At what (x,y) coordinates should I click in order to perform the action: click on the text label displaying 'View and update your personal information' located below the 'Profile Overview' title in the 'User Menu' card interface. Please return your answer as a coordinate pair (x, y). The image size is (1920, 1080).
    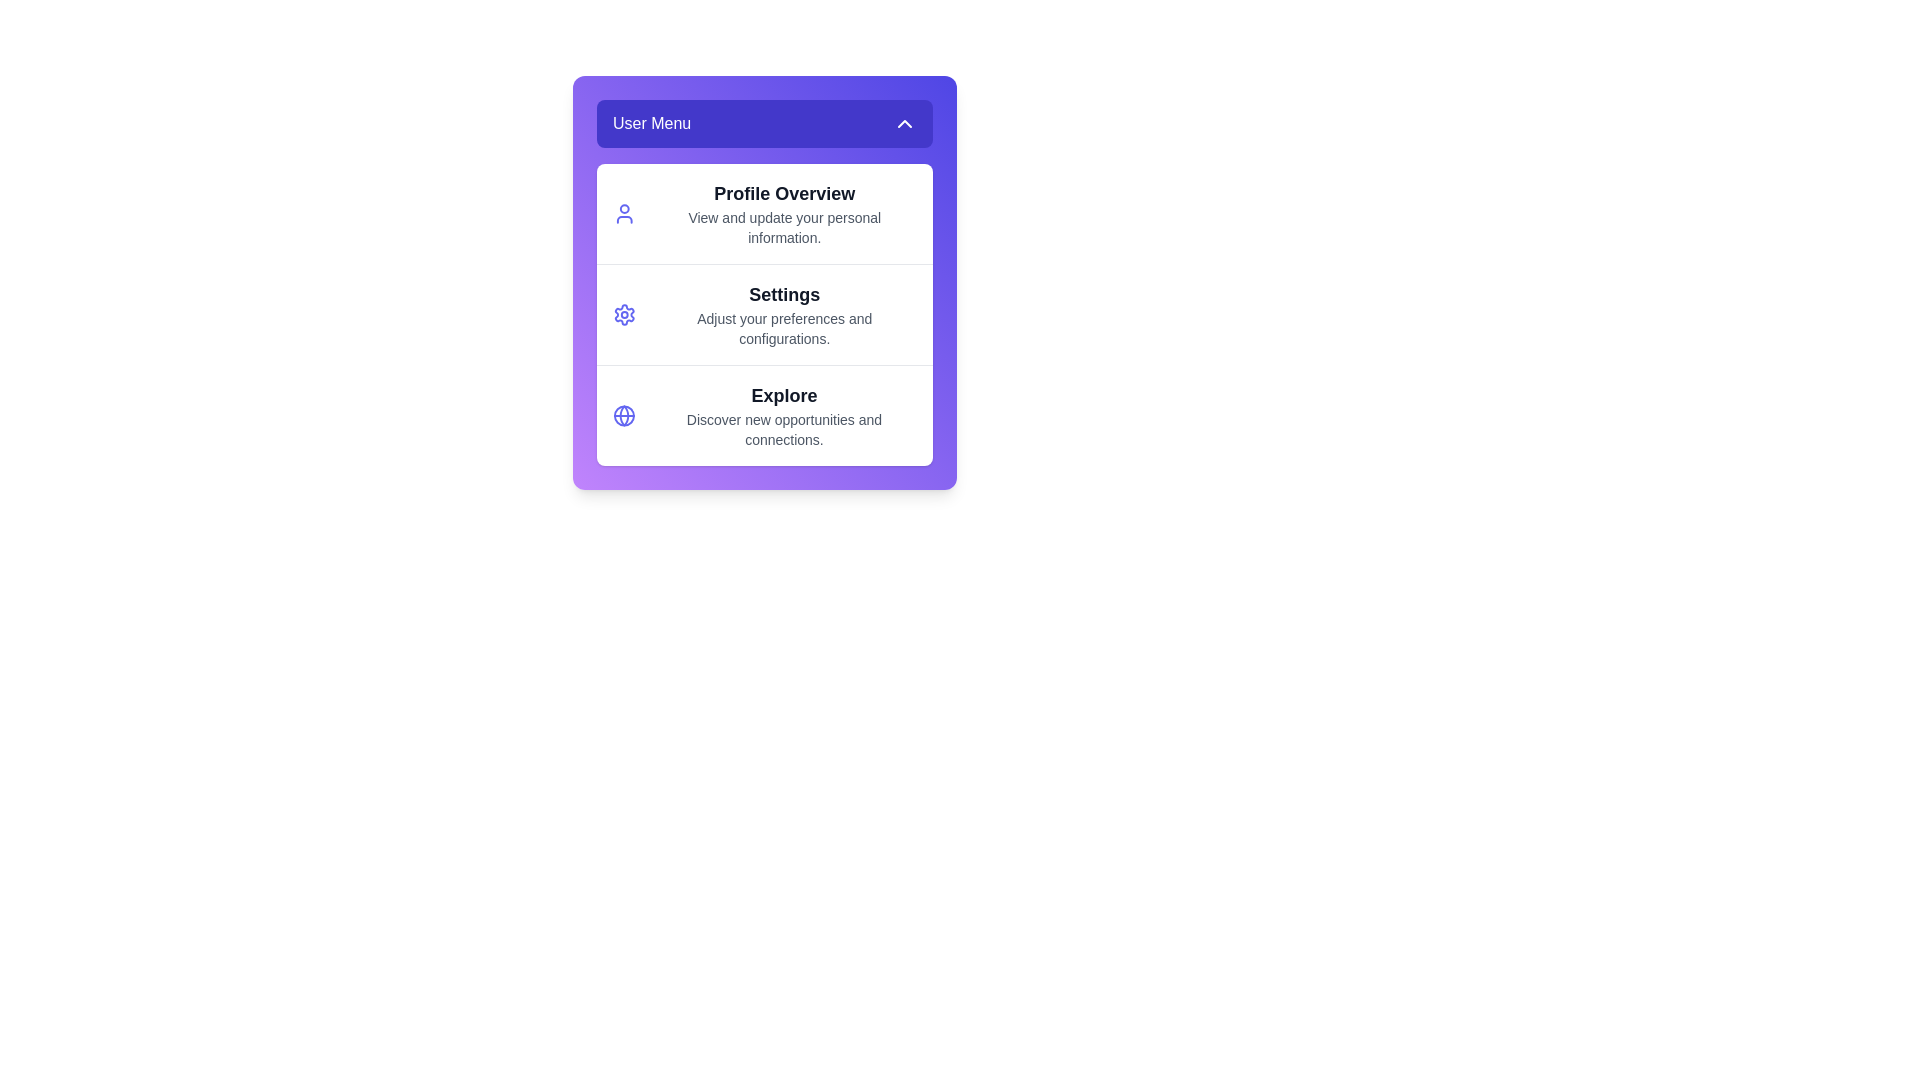
    Looking at the image, I should click on (783, 226).